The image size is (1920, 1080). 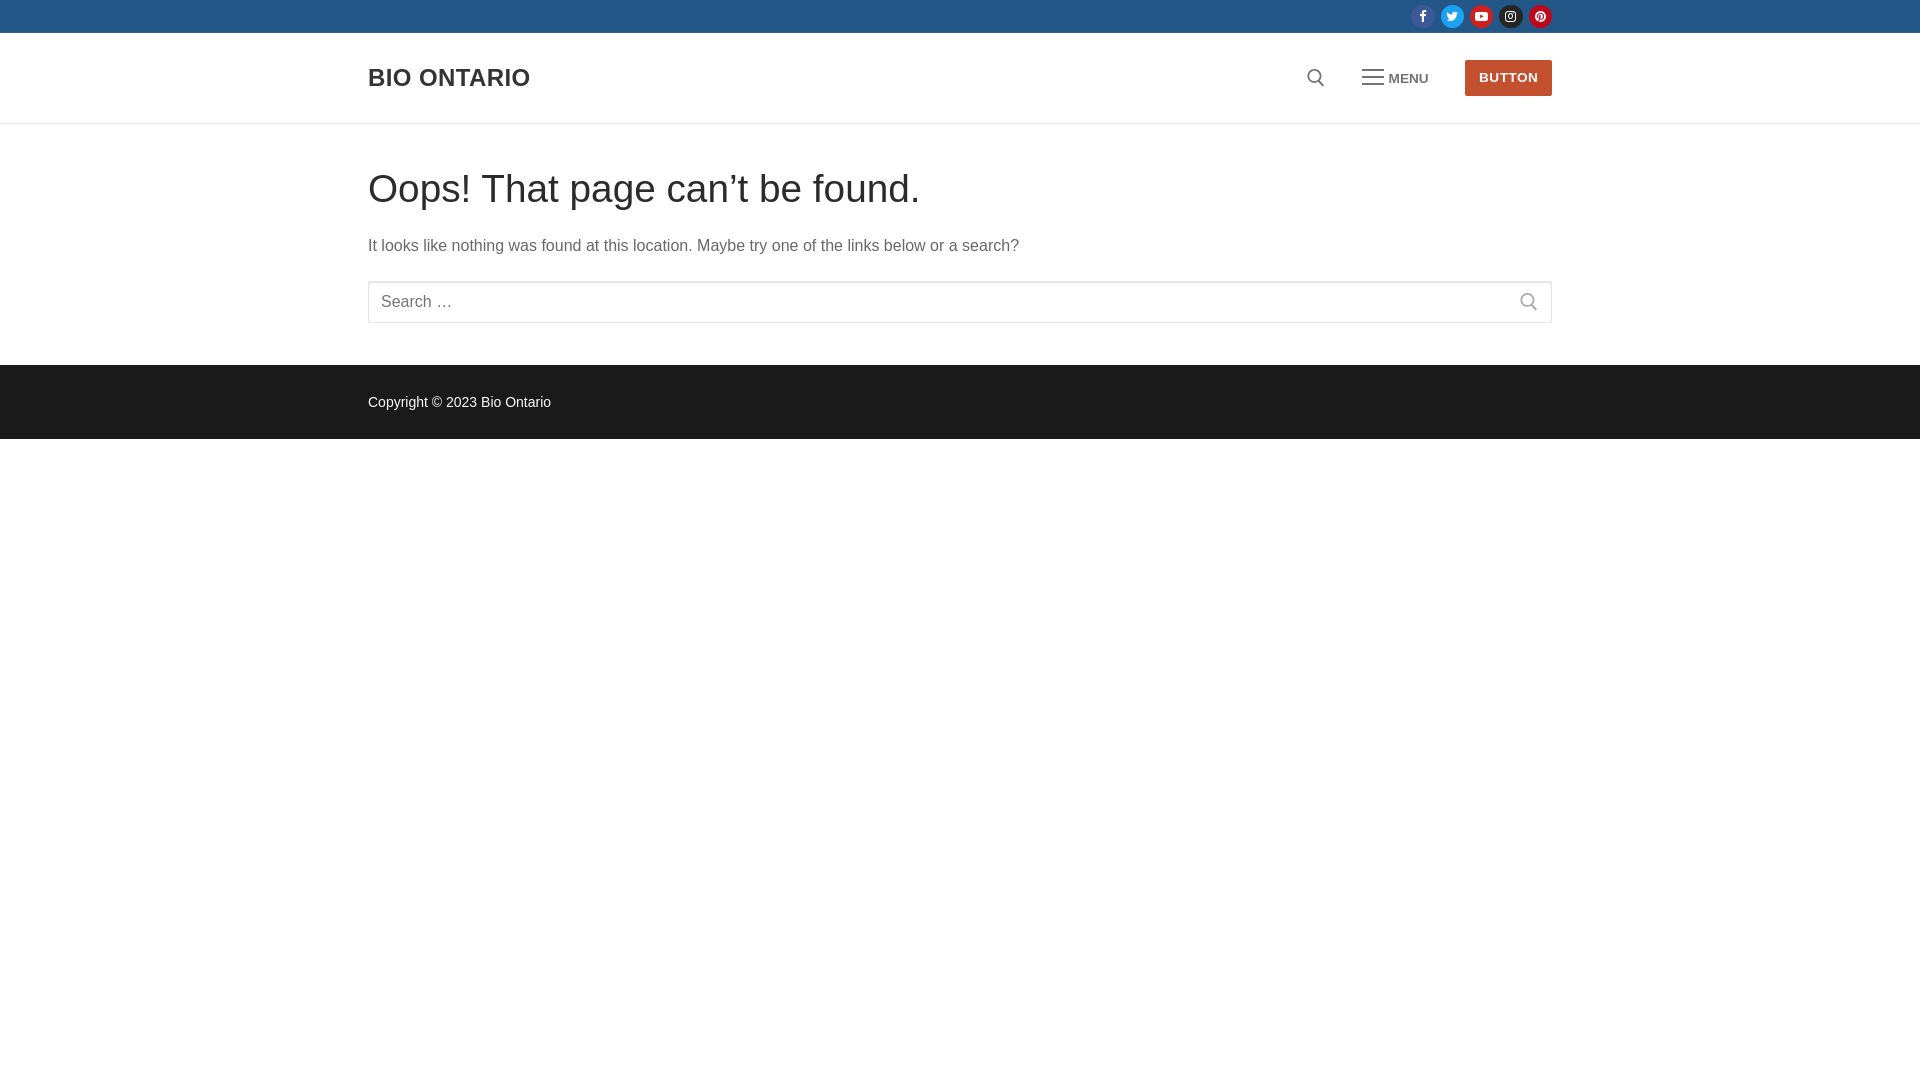 What do you see at coordinates (960, 301) in the screenshot?
I see `'Search for:'` at bounding box center [960, 301].